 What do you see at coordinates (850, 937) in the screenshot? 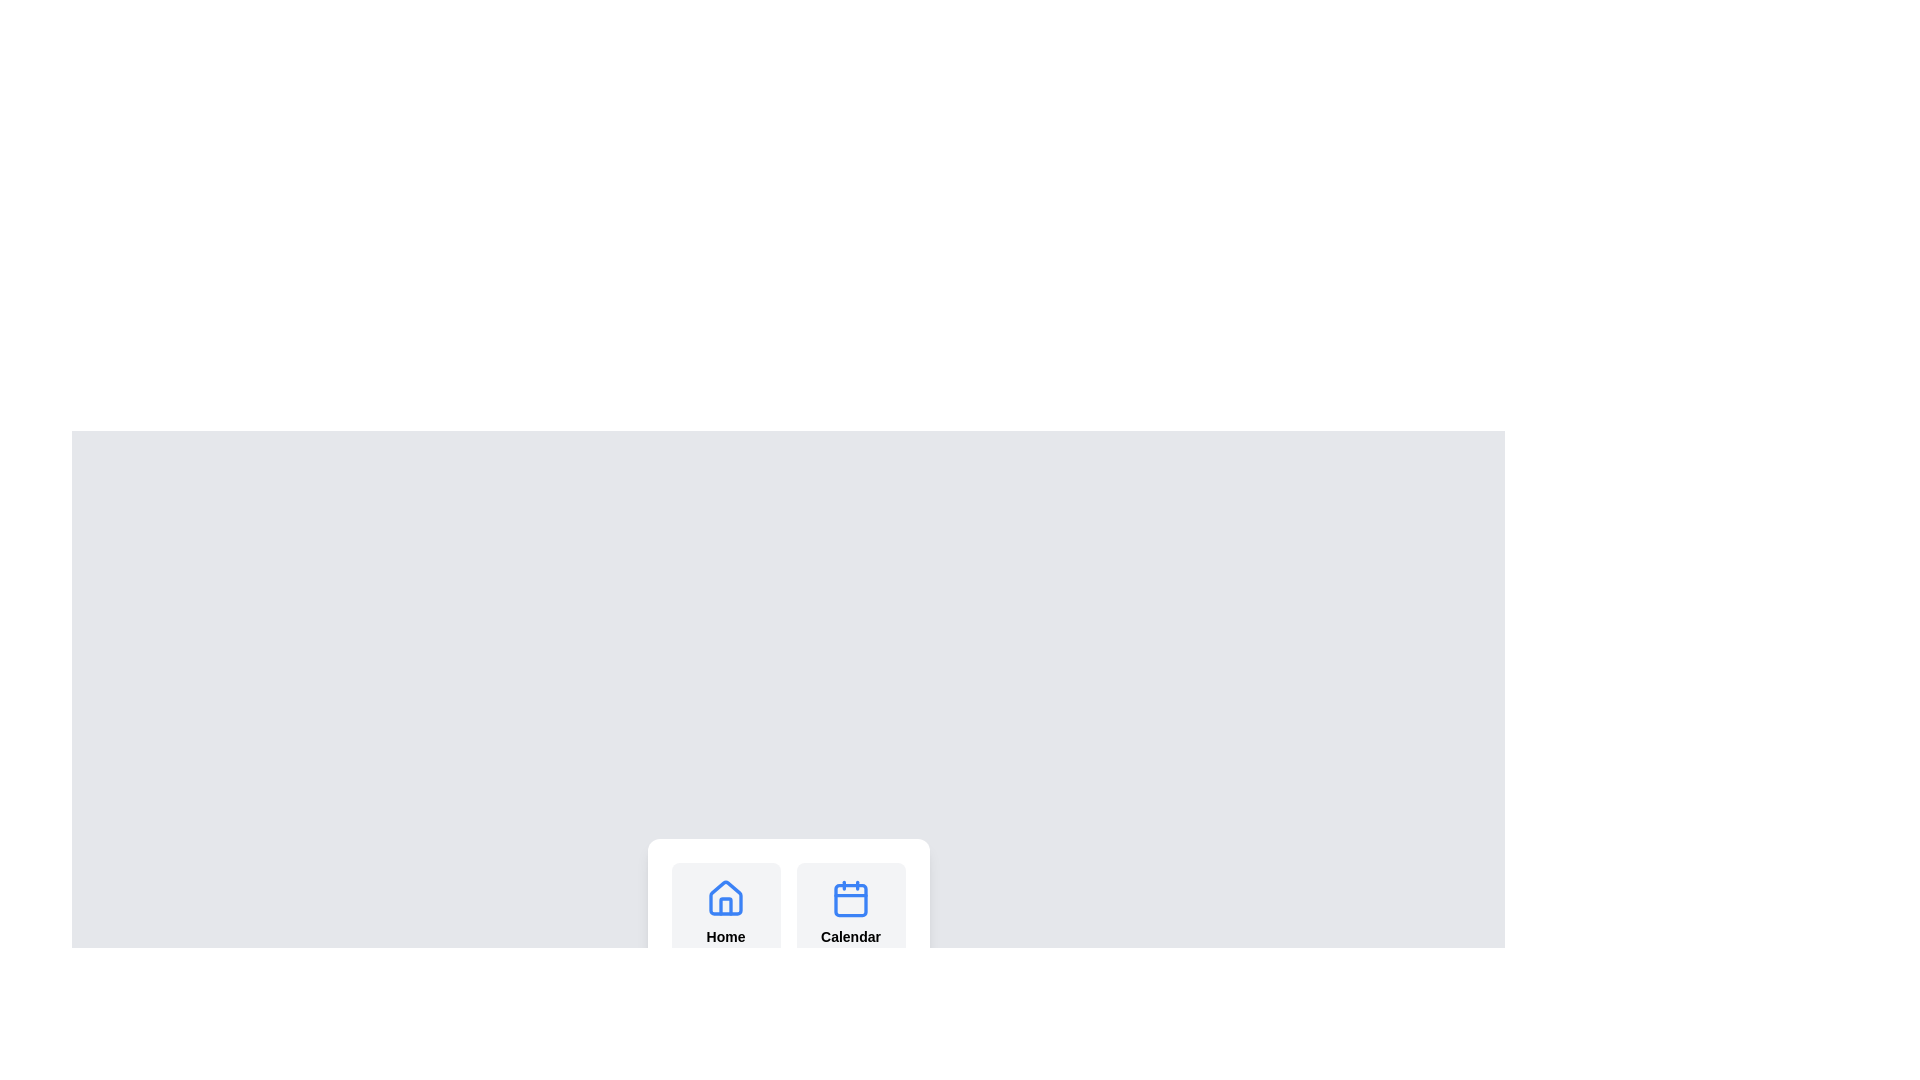
I see `the 'Calendar' text label element, which is bold and larger than surrounding text, located beneath a calendar icon` at bounding box center [850, 937].